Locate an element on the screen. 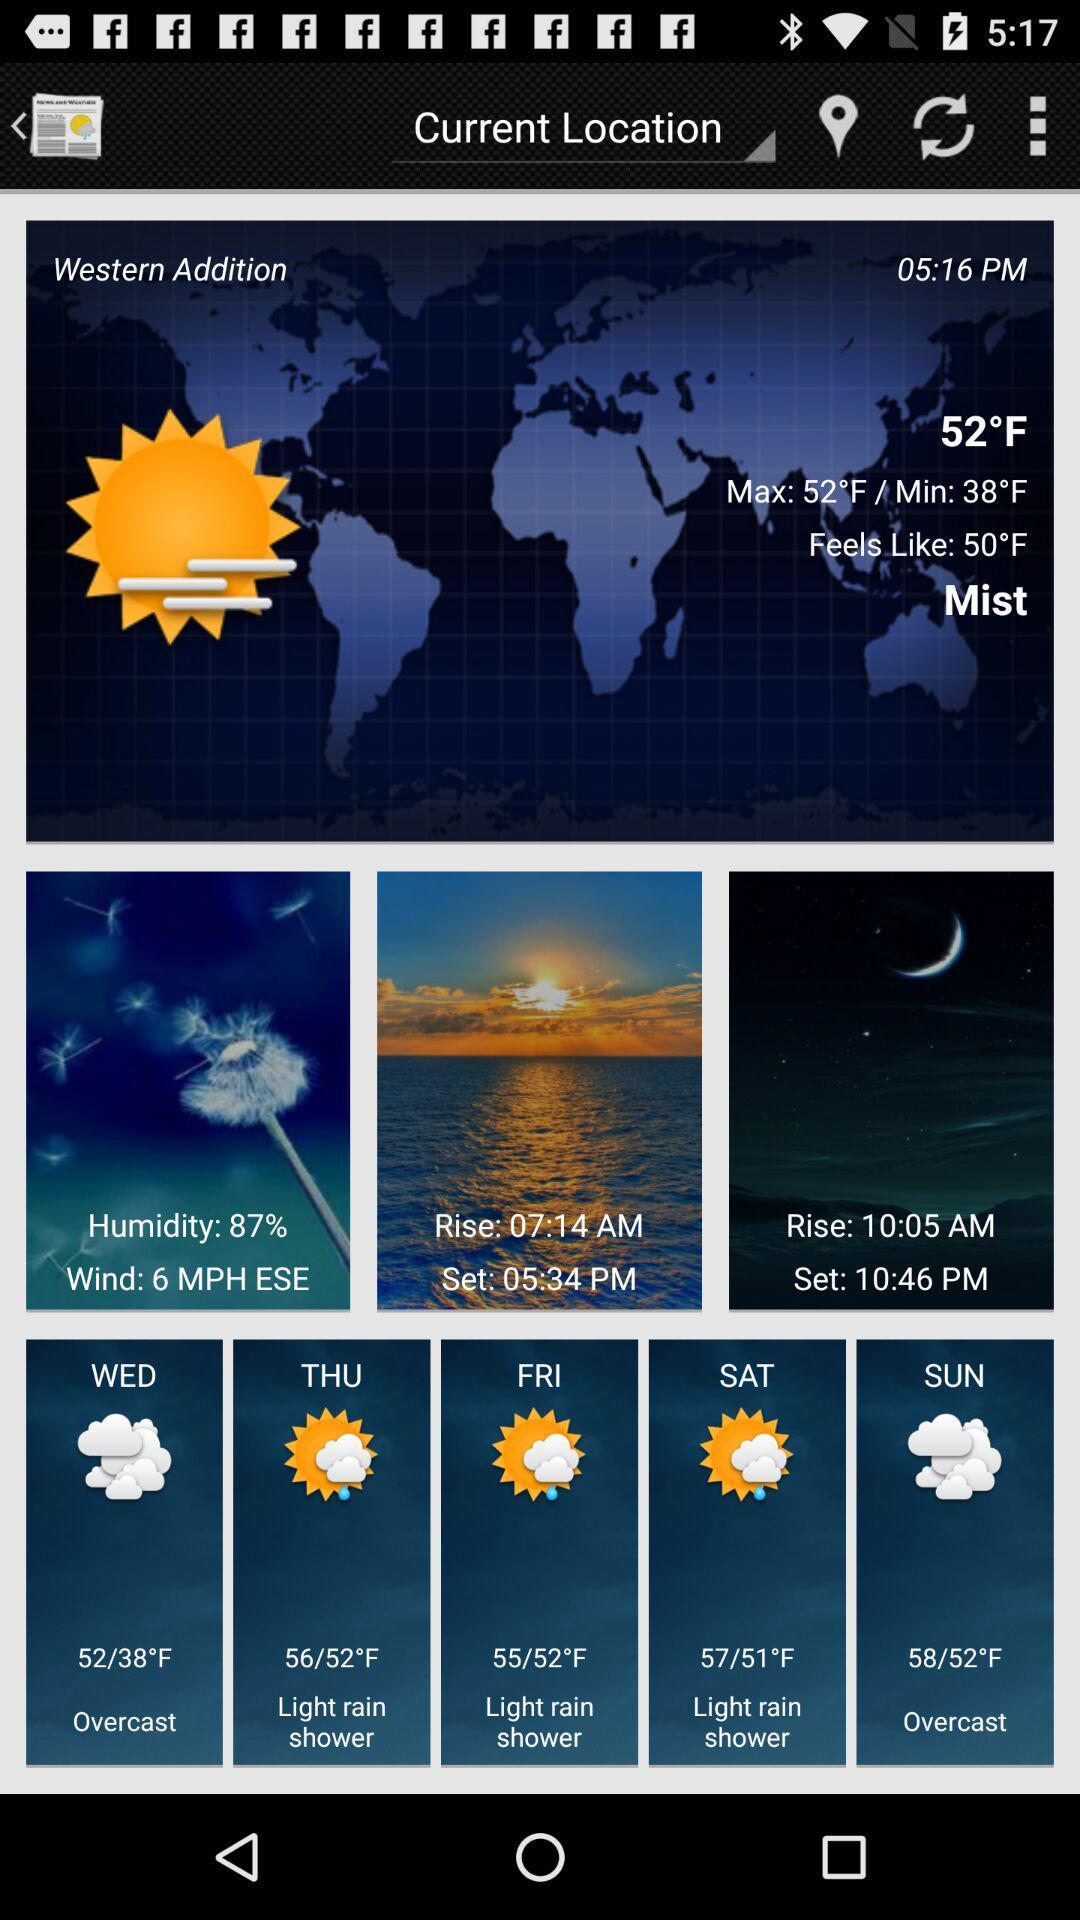 This screenshot has width=1080, height=1920. the item next to the current location app is located at coordinates (838, 124).